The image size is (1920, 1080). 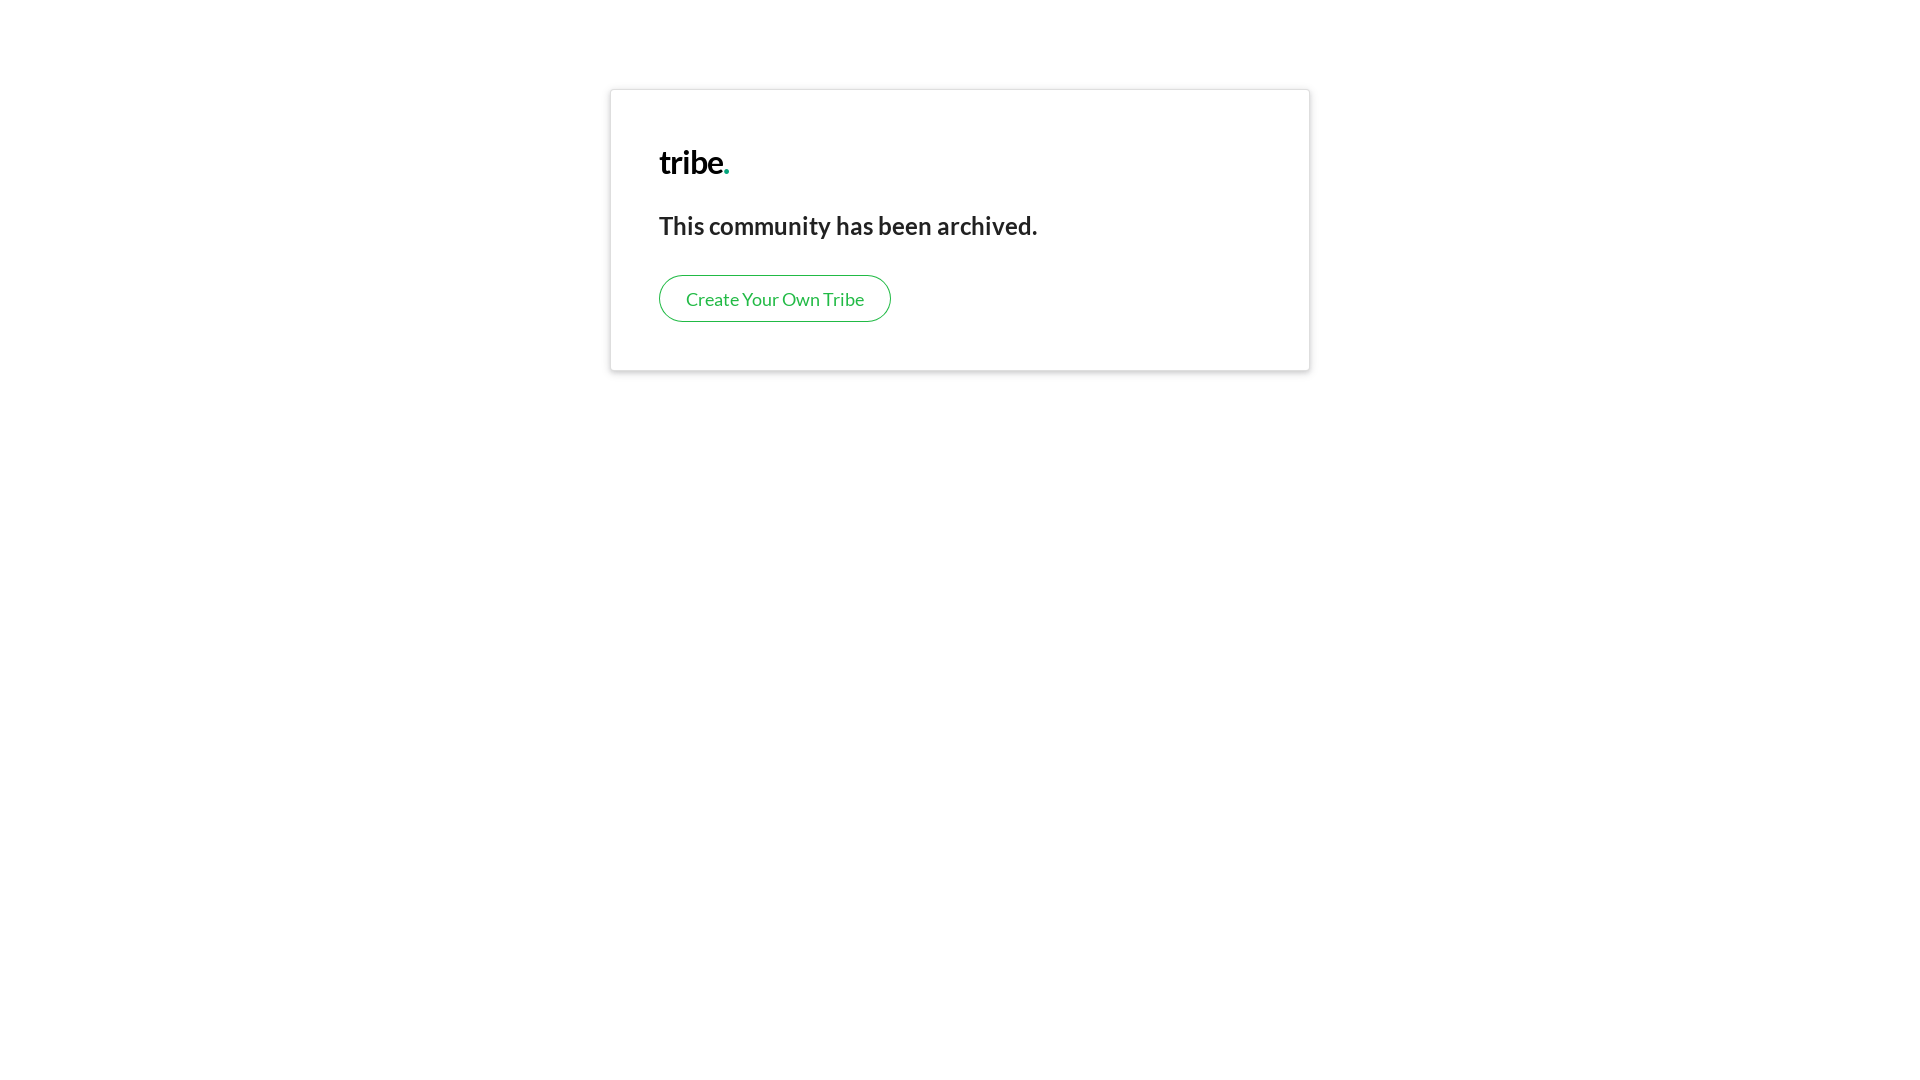 I want to click on 'Create Your Own Tribe', so click(x=773, y=297).